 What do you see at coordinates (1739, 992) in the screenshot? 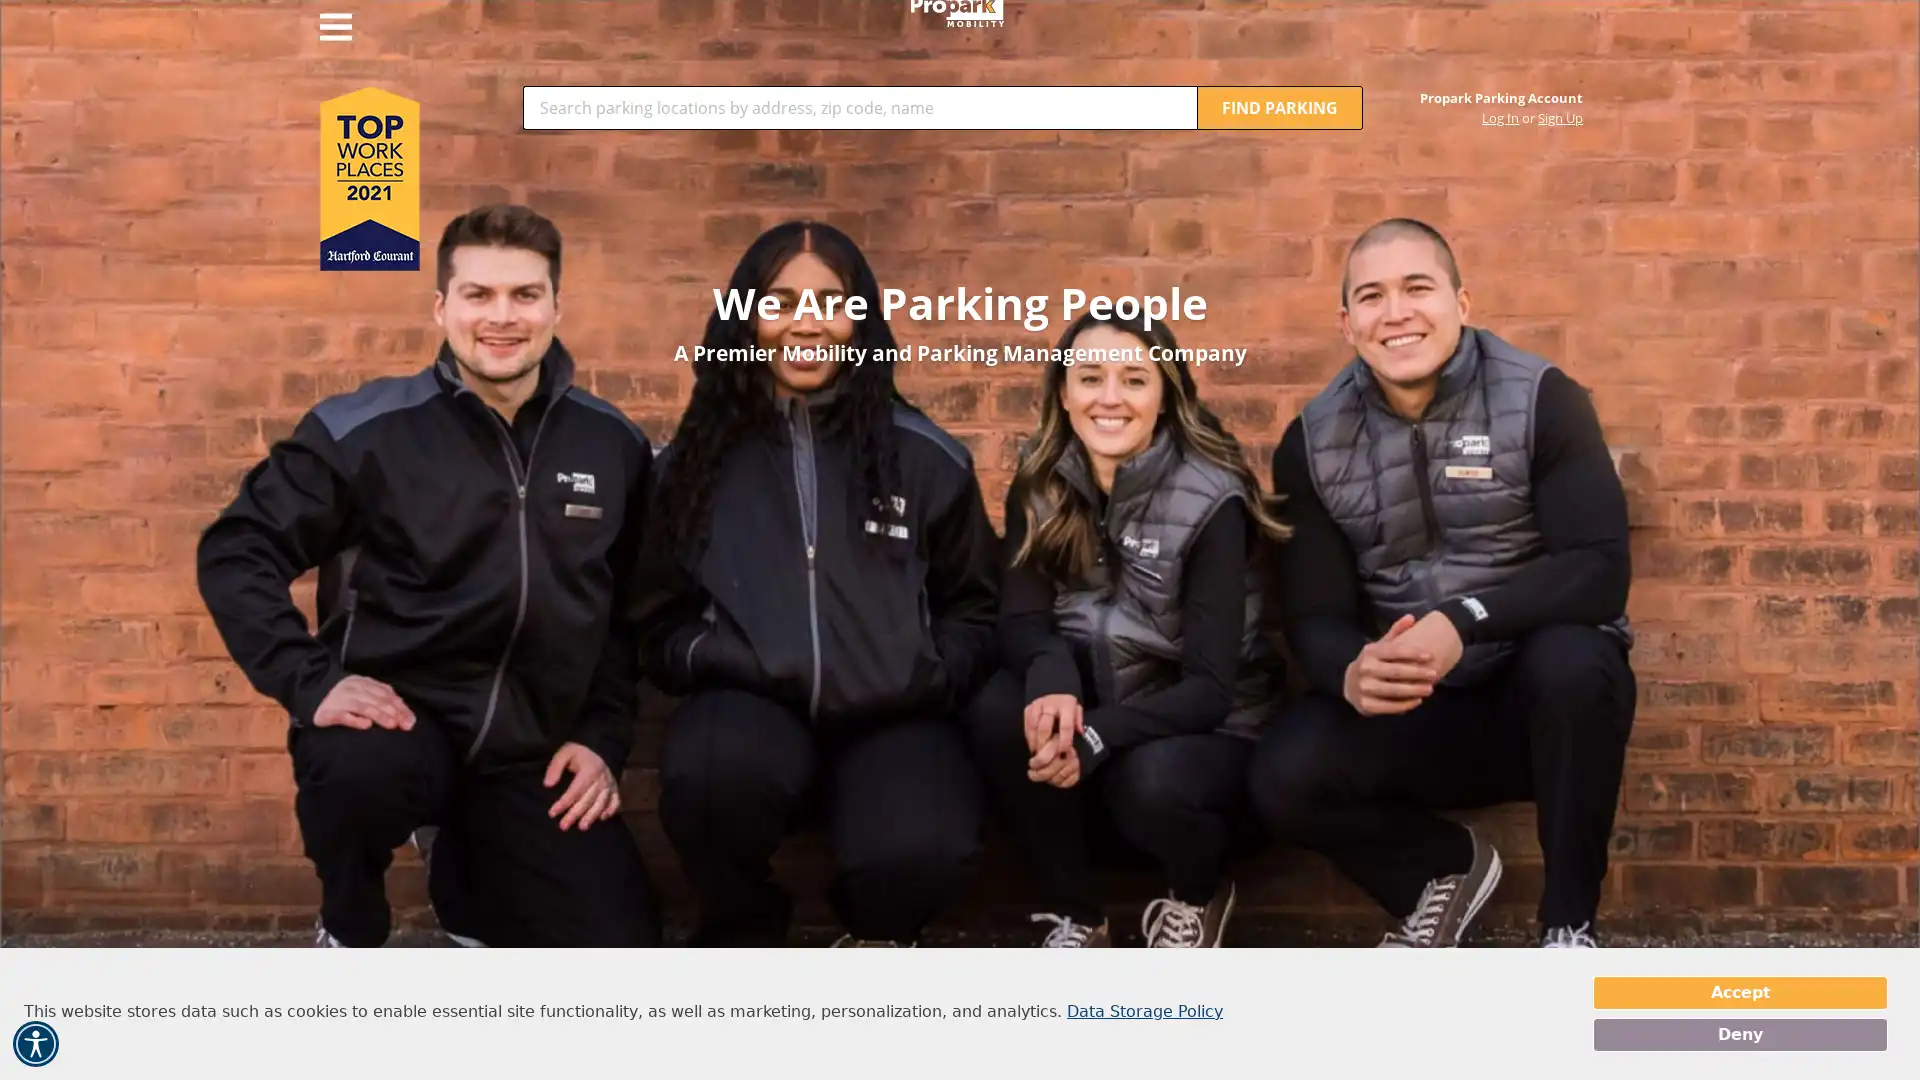
I see `Accept` at bounding box center [1739, 992].